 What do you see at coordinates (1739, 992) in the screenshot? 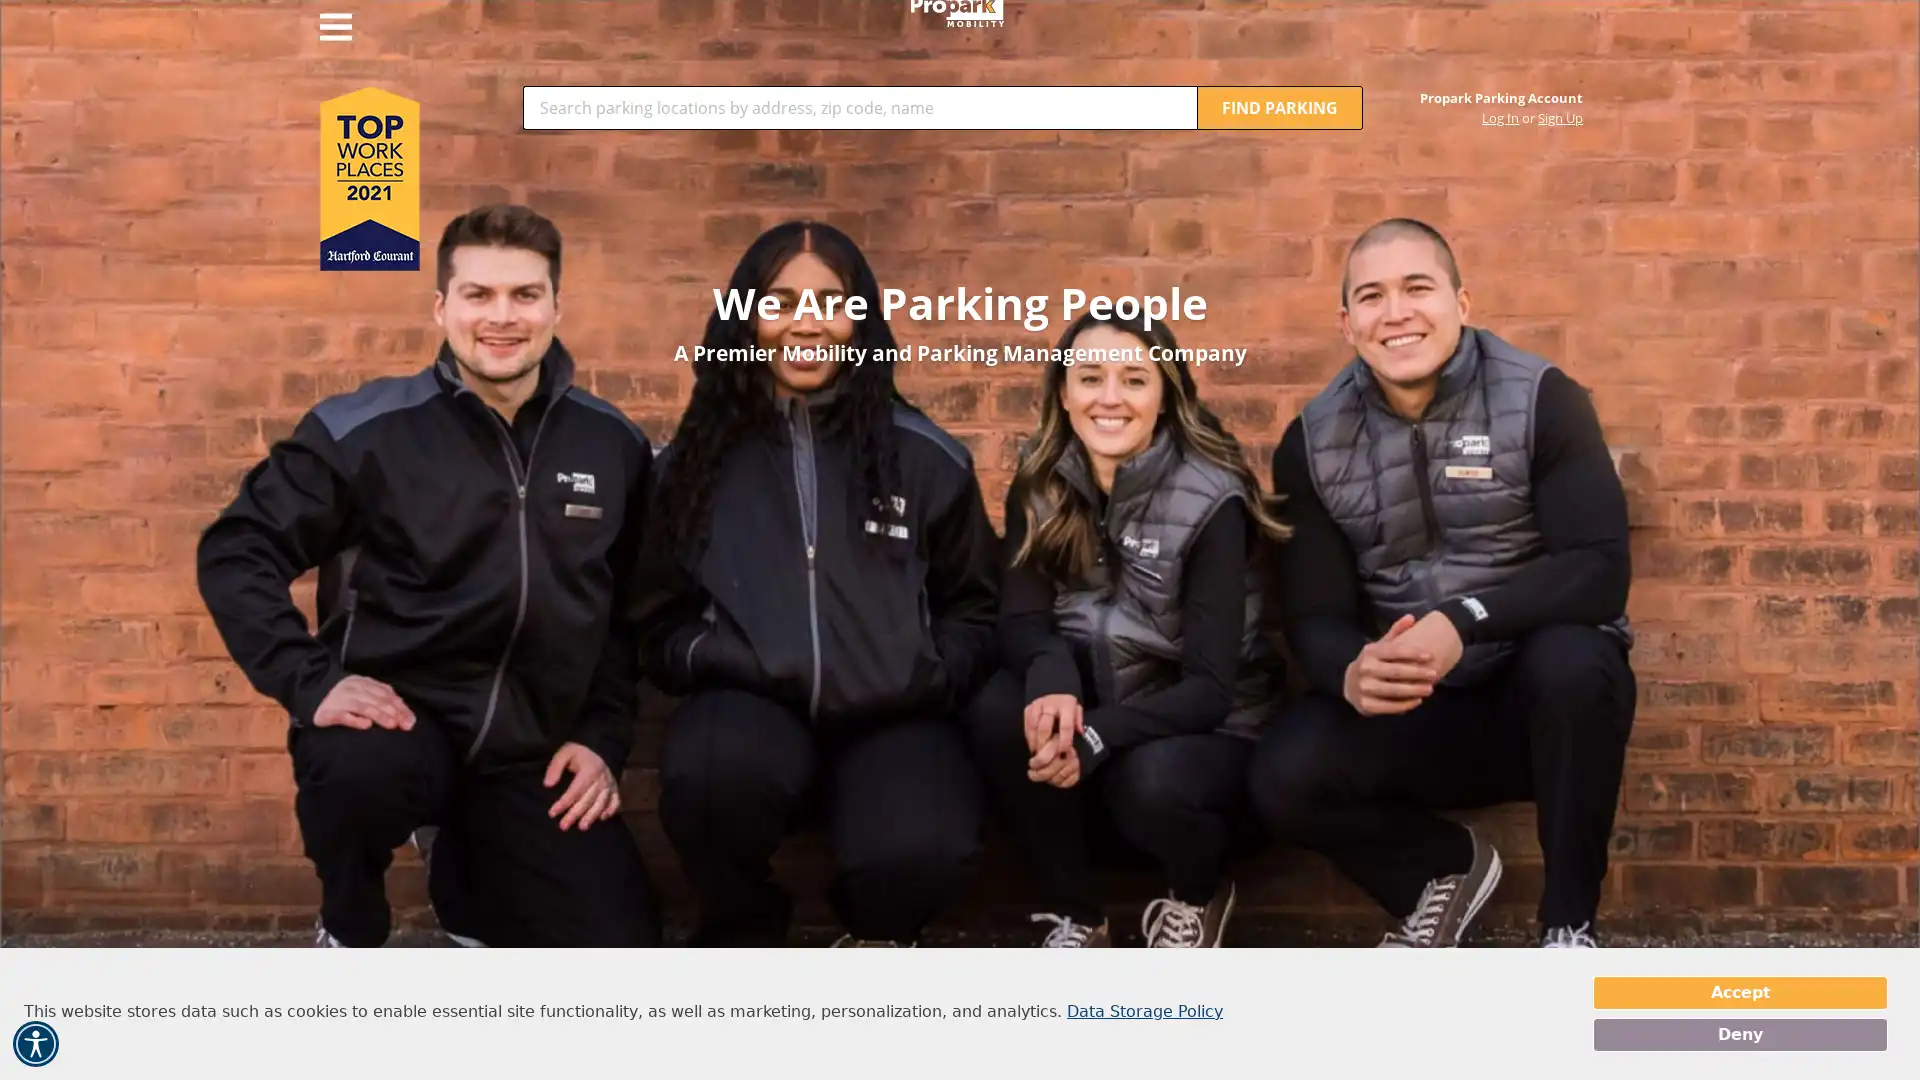
I see `Accept` at bounding box center [1739, 992].